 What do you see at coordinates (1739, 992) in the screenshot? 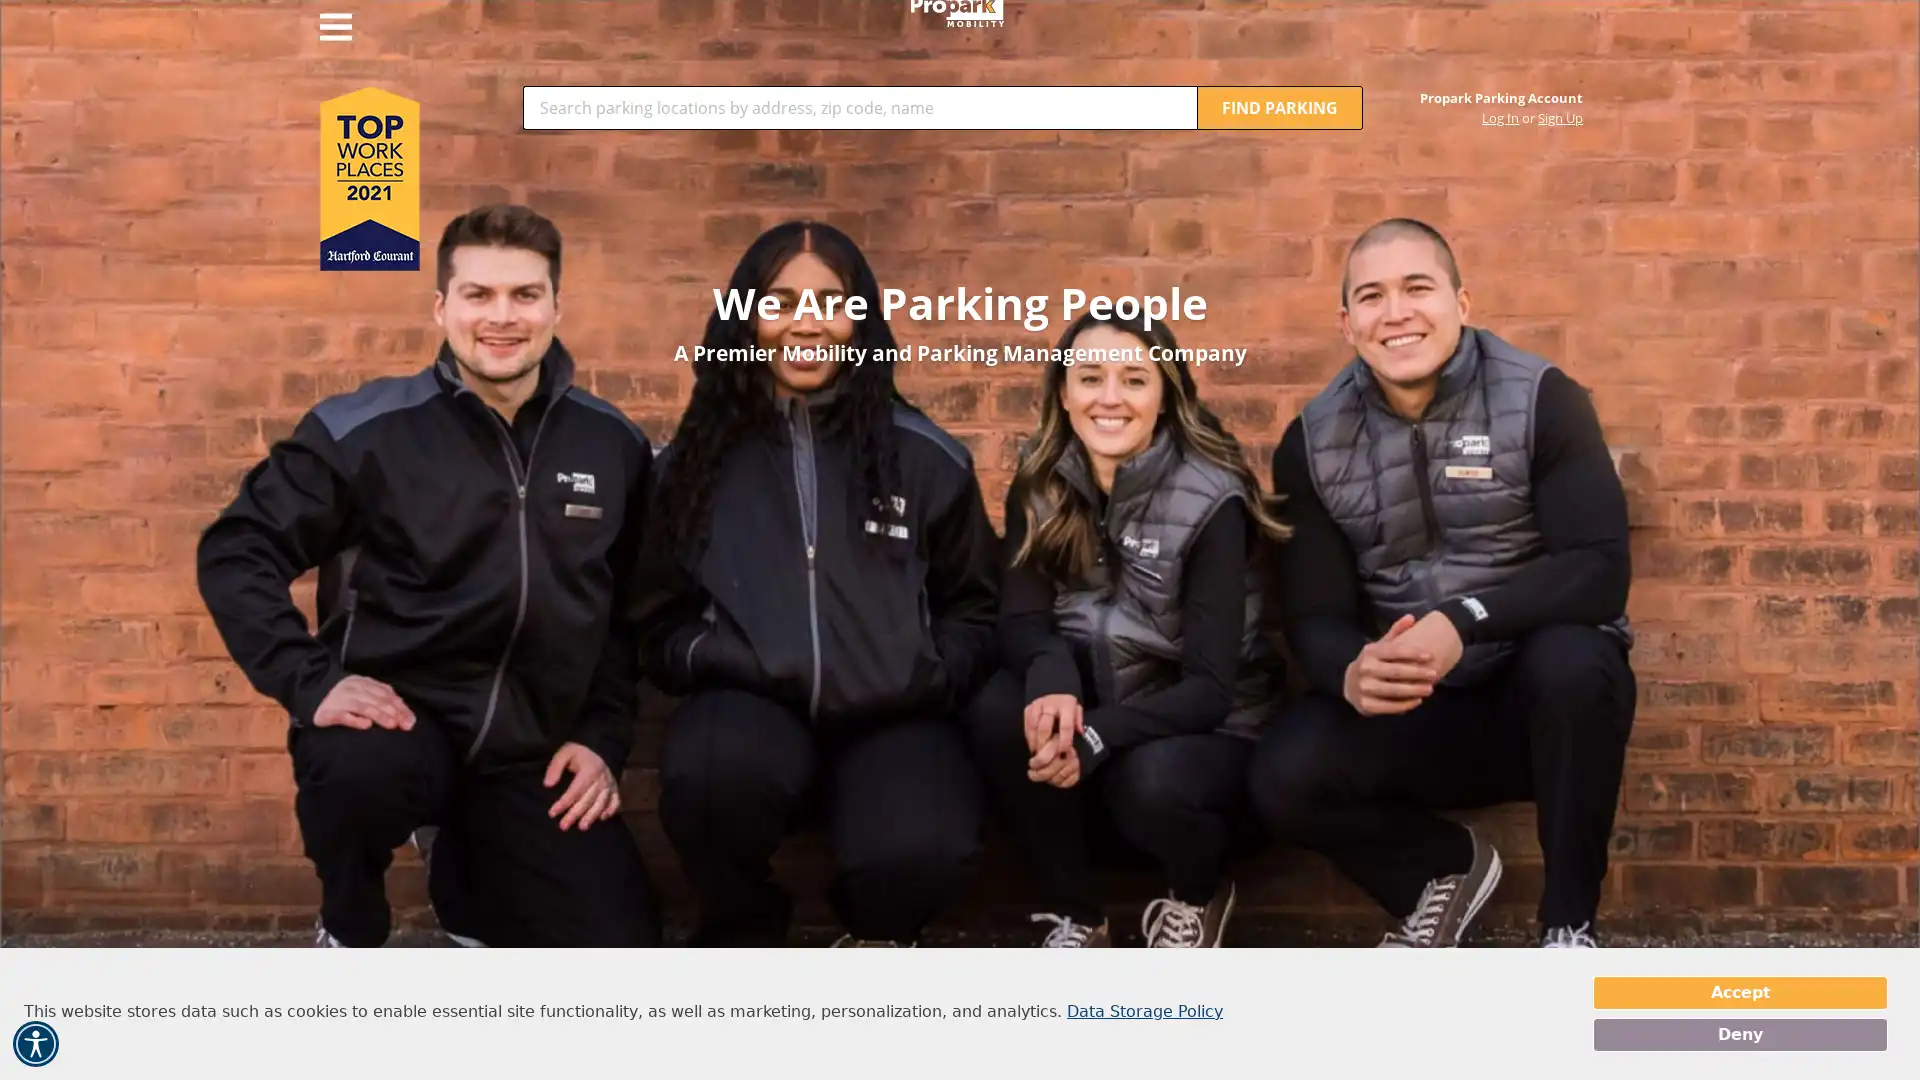
I see `Accept` at bounding box center [1739, 992].